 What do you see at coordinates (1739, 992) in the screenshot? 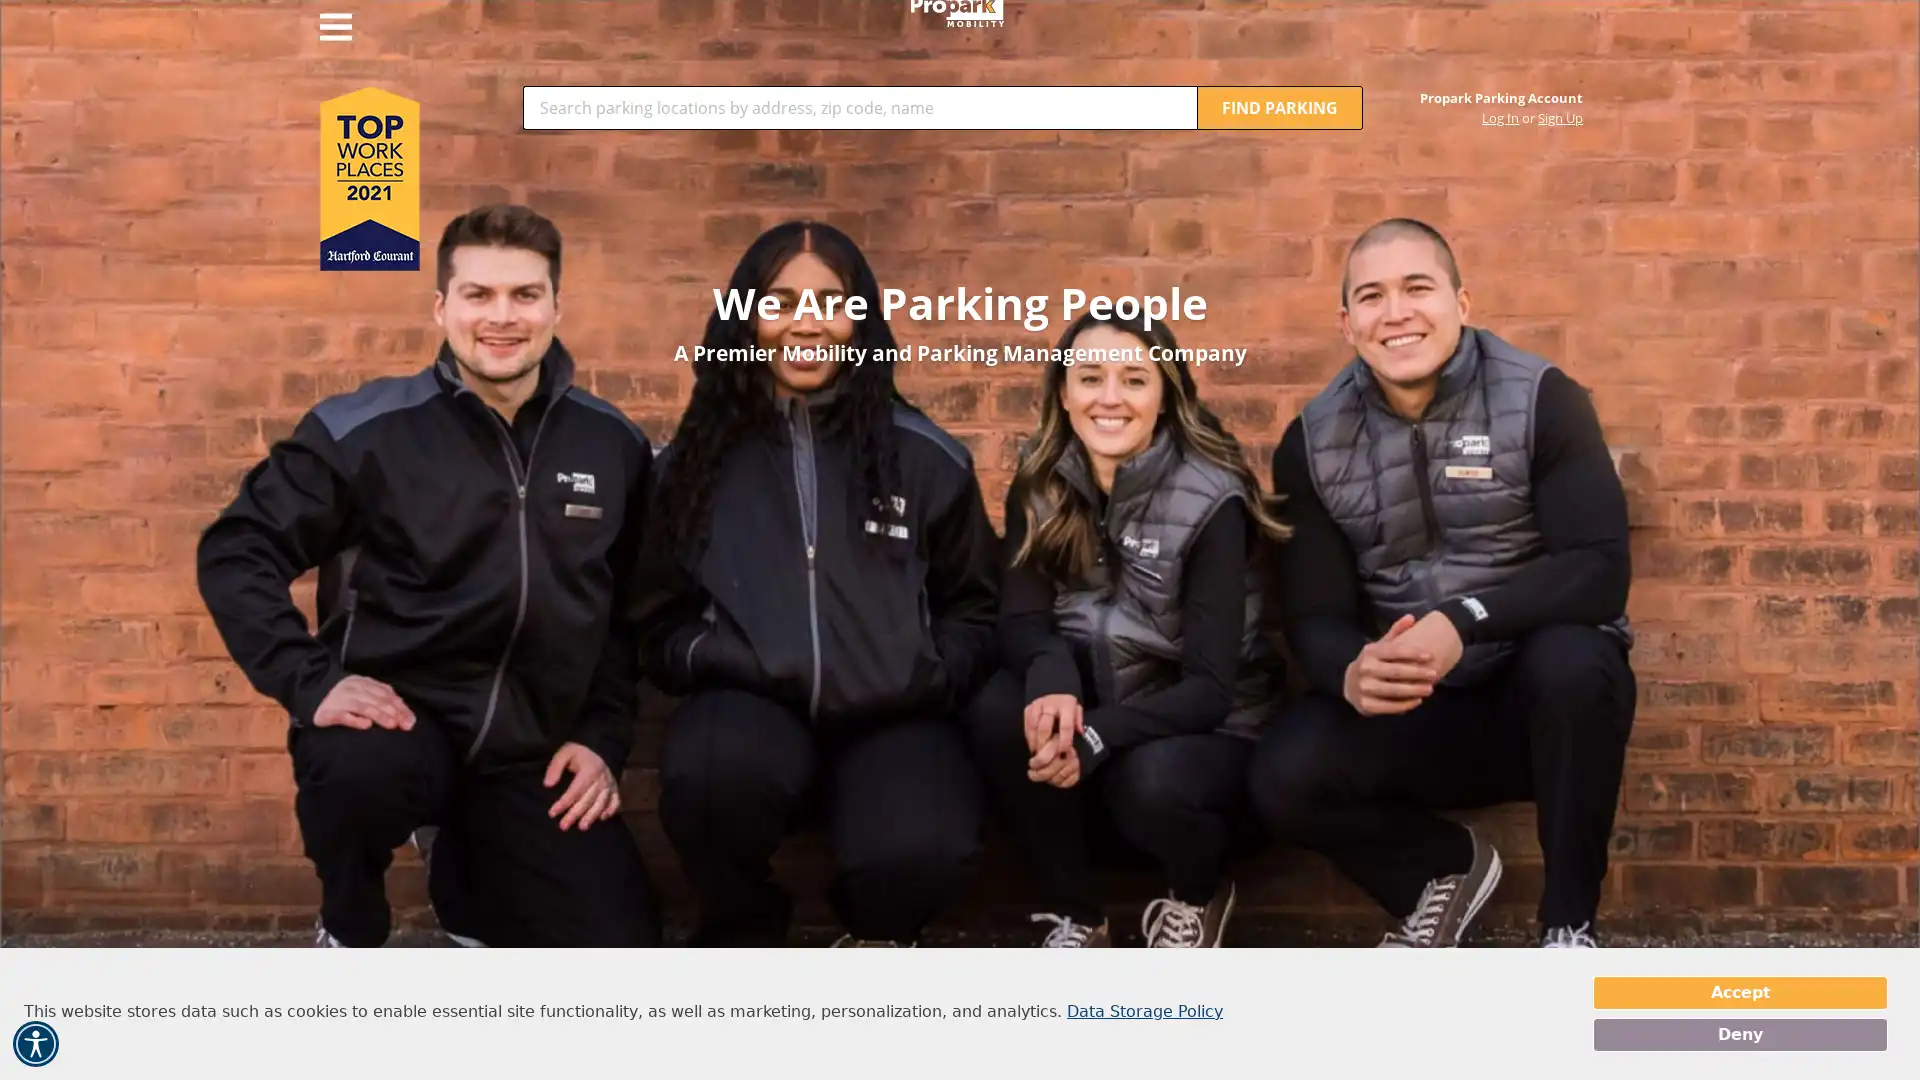
I see `Accept` at bounding box center [1739, 992].